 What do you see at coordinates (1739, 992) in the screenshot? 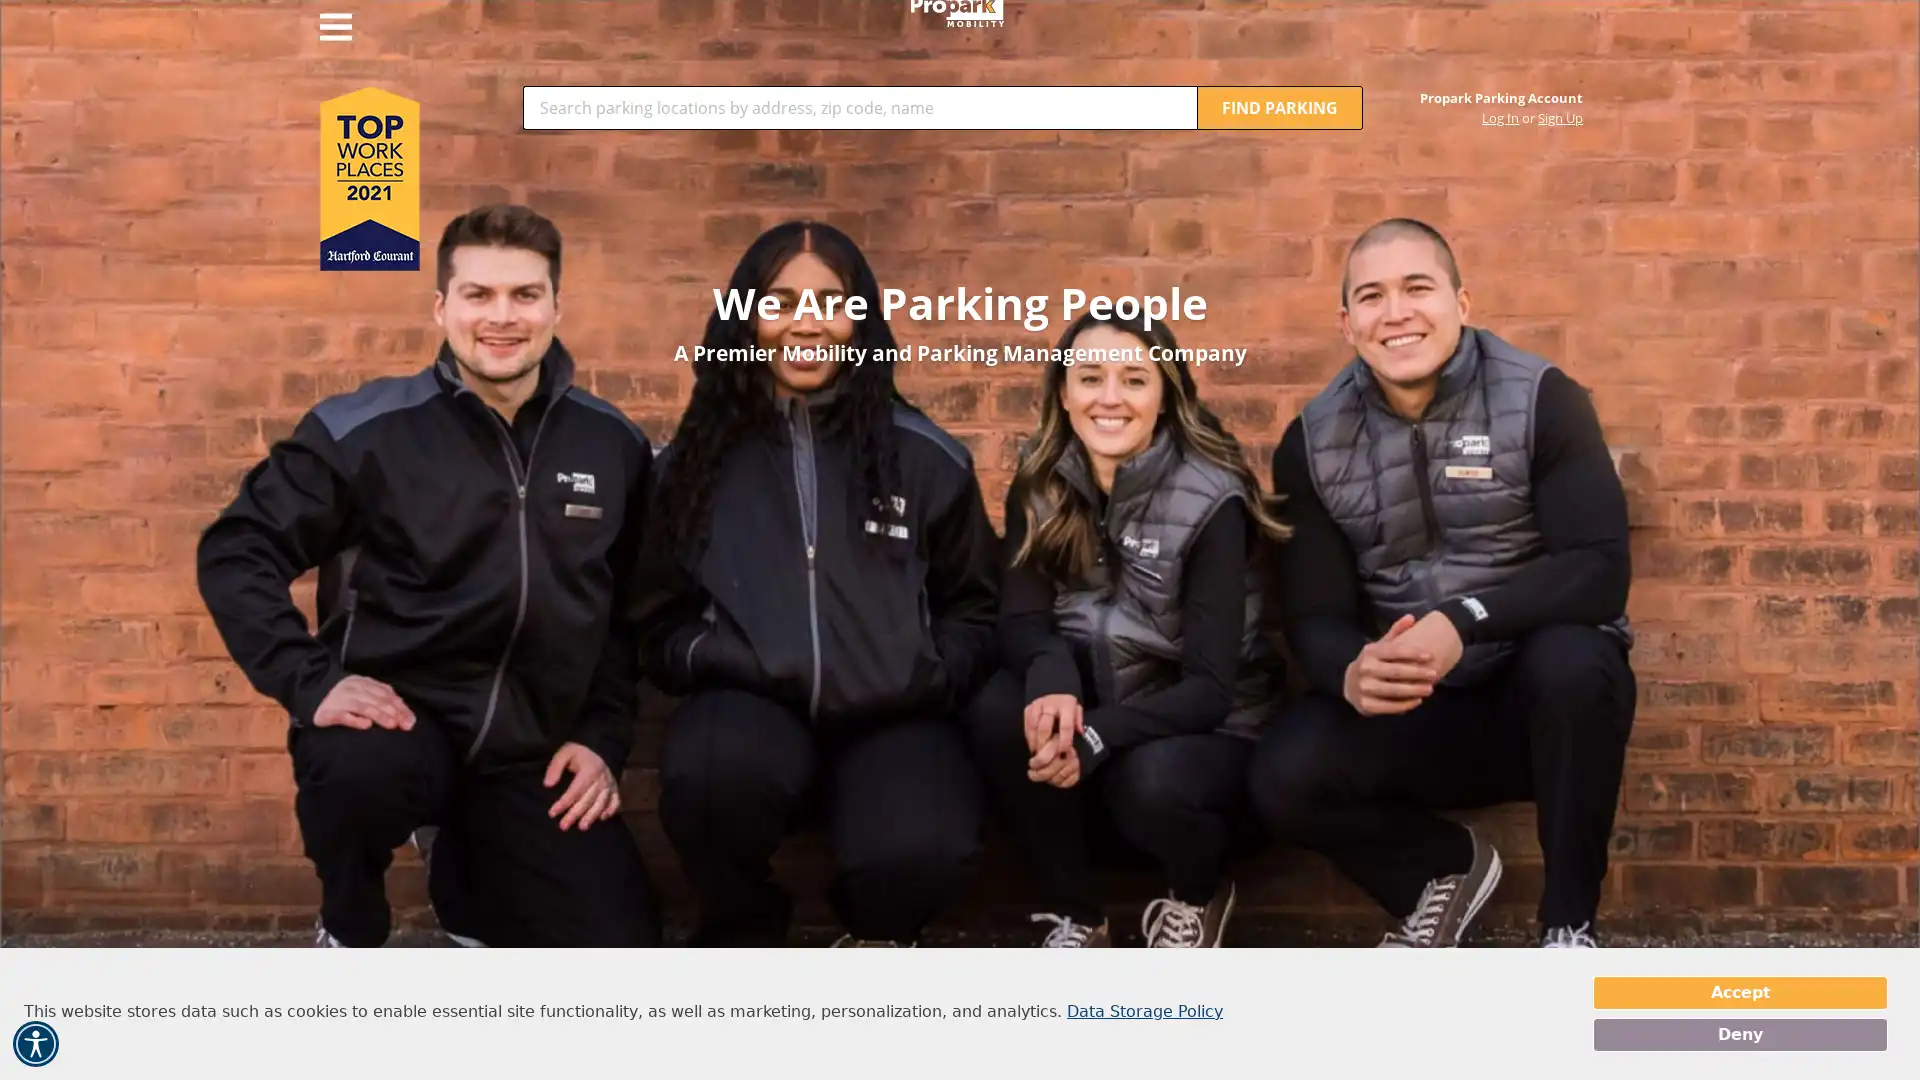
I see `Accept` at bounding box center [1739, 992].